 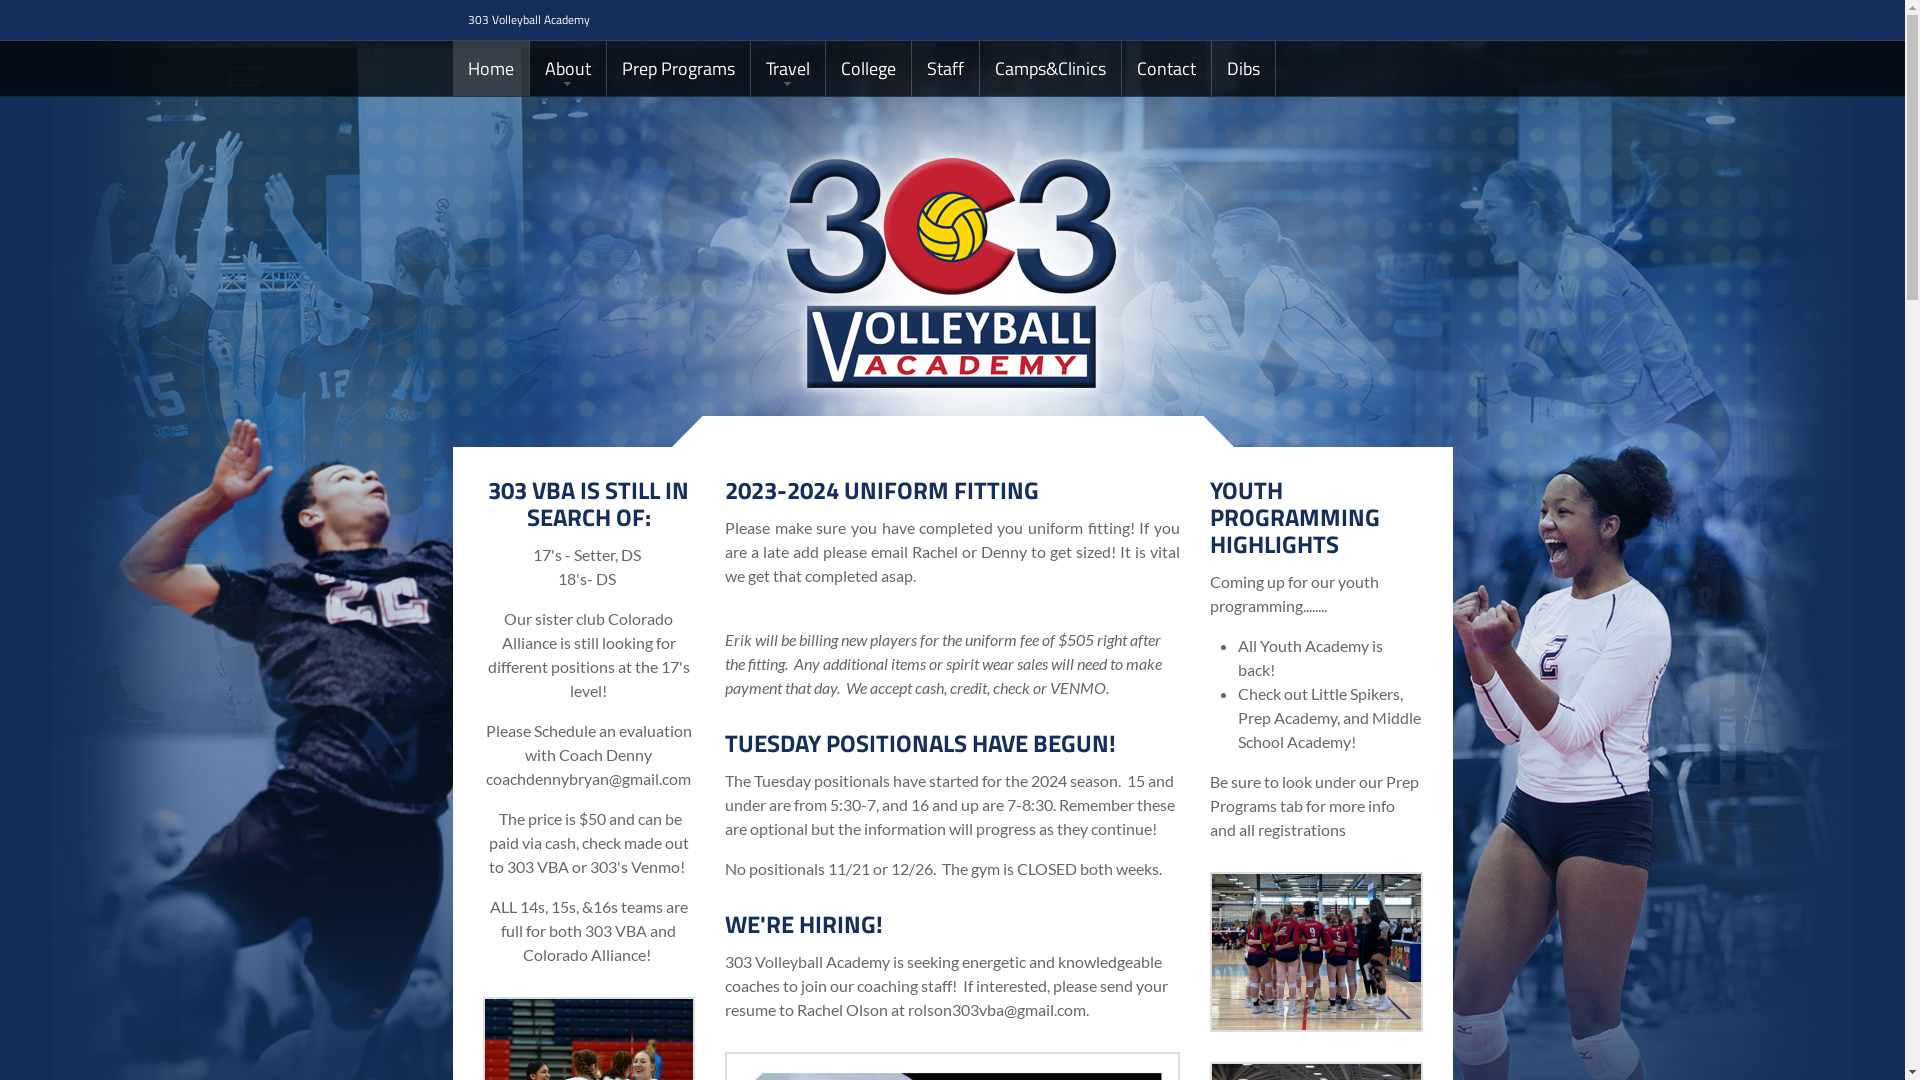 I want to click on 'Prep Programs', so click(x=677, y=67).